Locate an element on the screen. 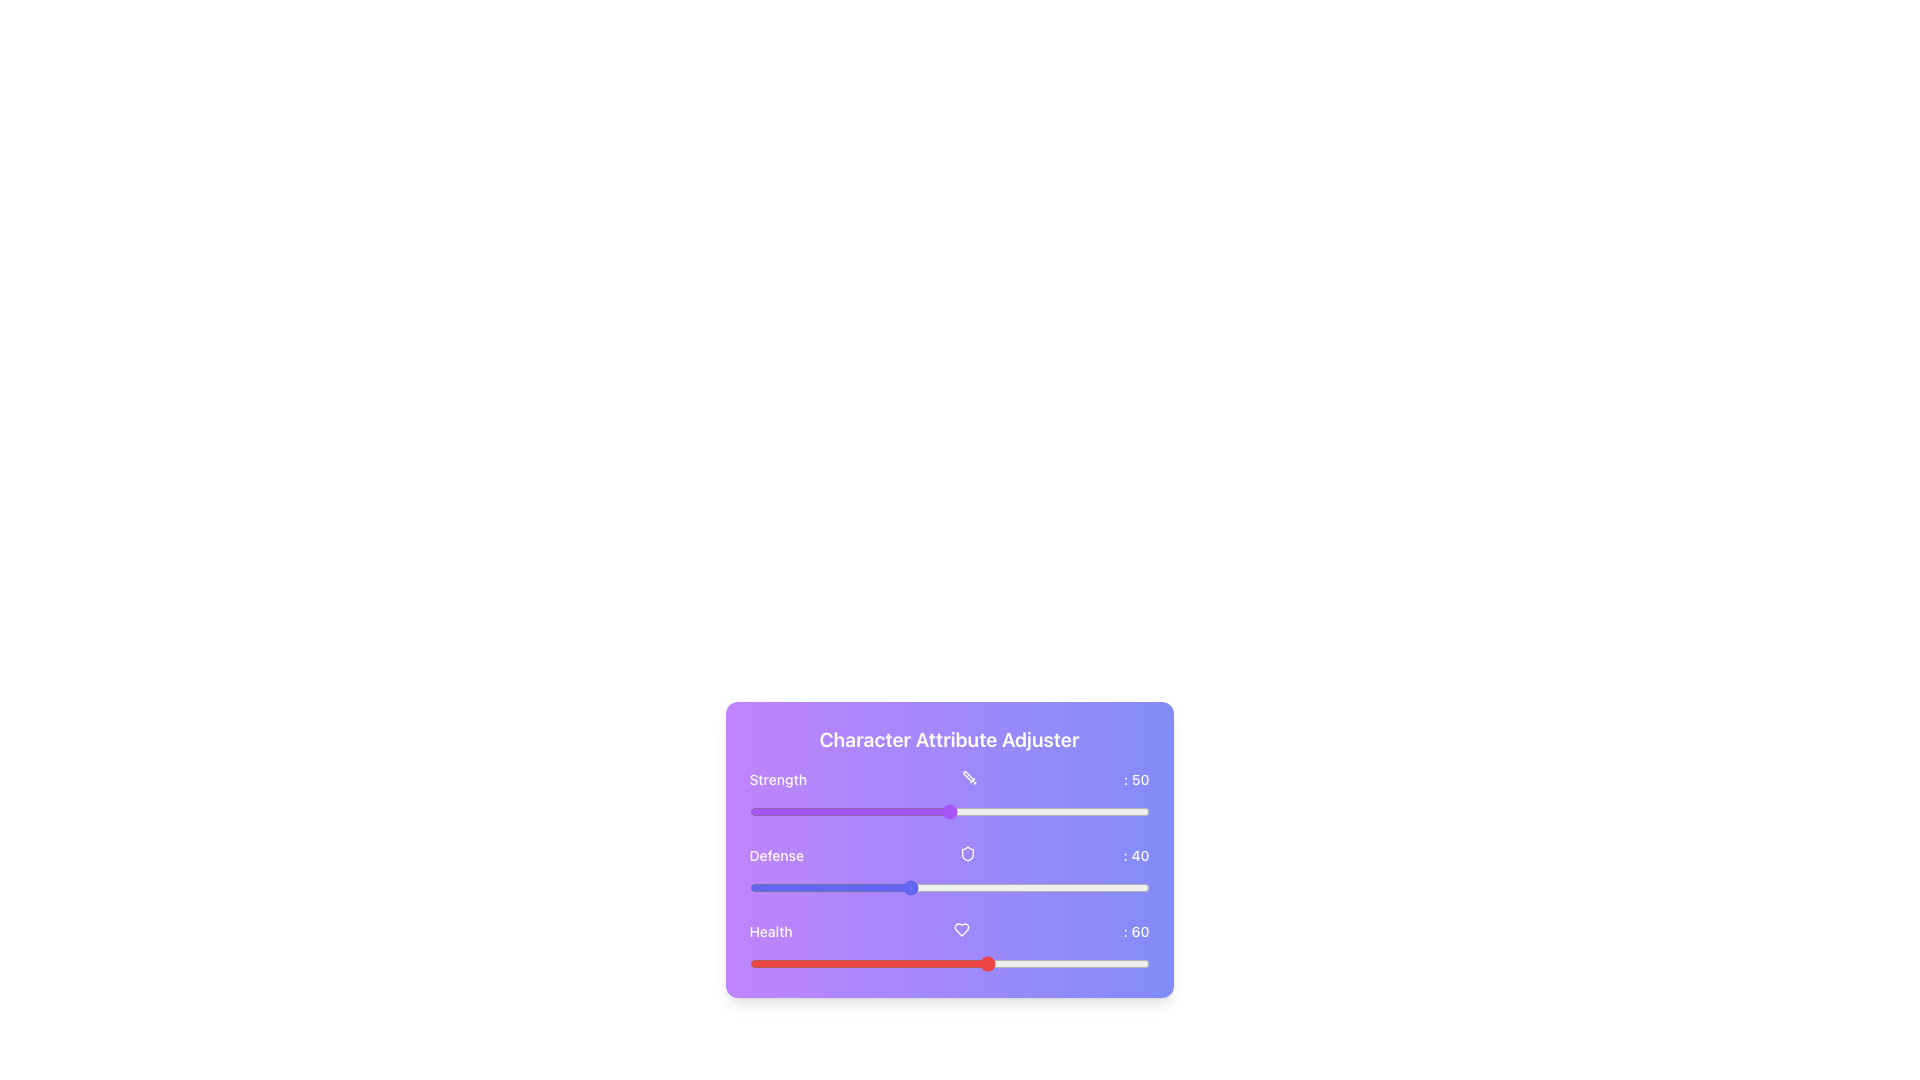 The height and width of the screenshot is (1080, 1920). the Range slider element is located at coordinates (948, 886).